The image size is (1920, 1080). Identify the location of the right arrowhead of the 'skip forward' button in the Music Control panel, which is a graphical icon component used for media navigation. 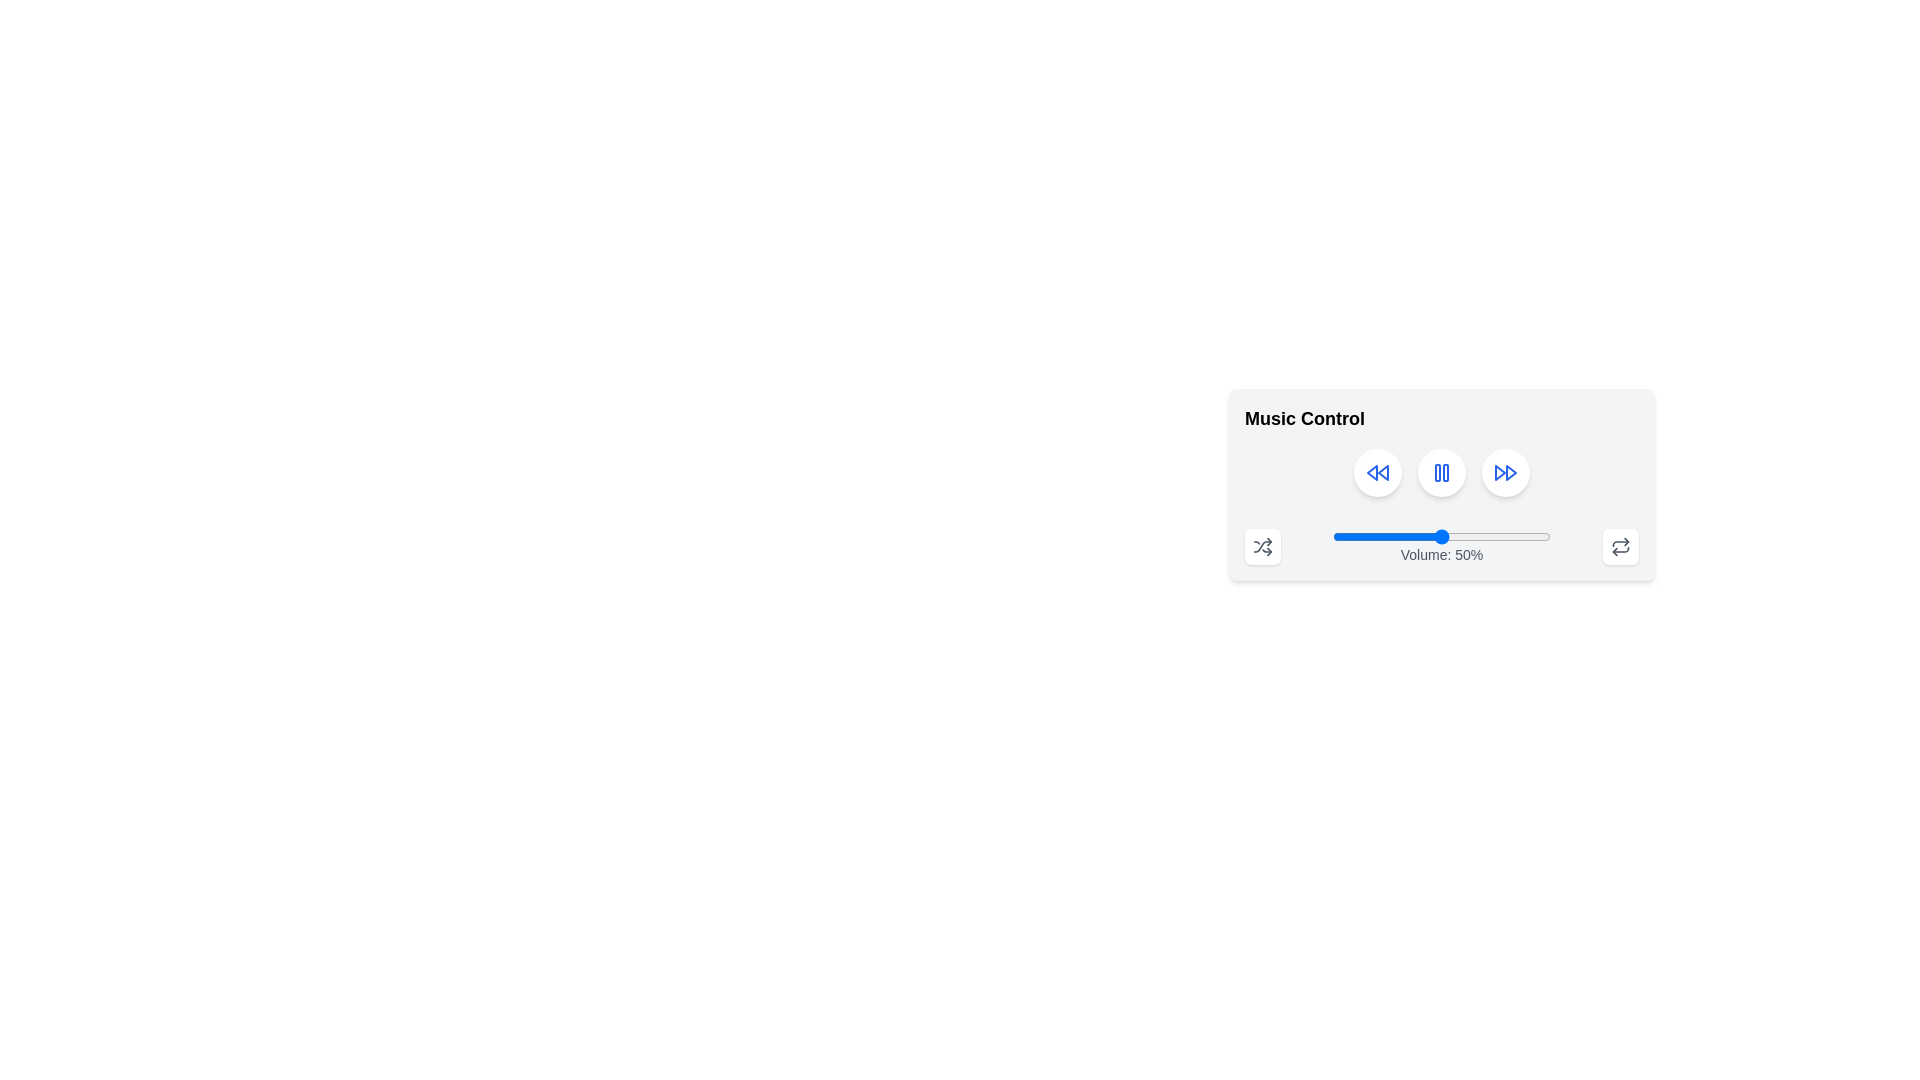
(1511, 473).